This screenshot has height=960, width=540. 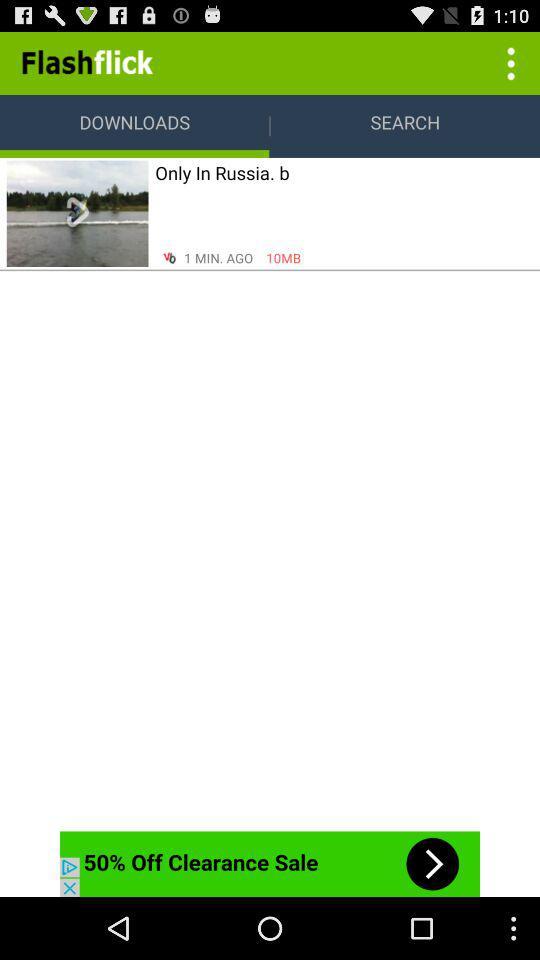 What do you see at coordinates (270, 863) in the screenshot?
I see `advertiser site` at bounding box center [270, 863].